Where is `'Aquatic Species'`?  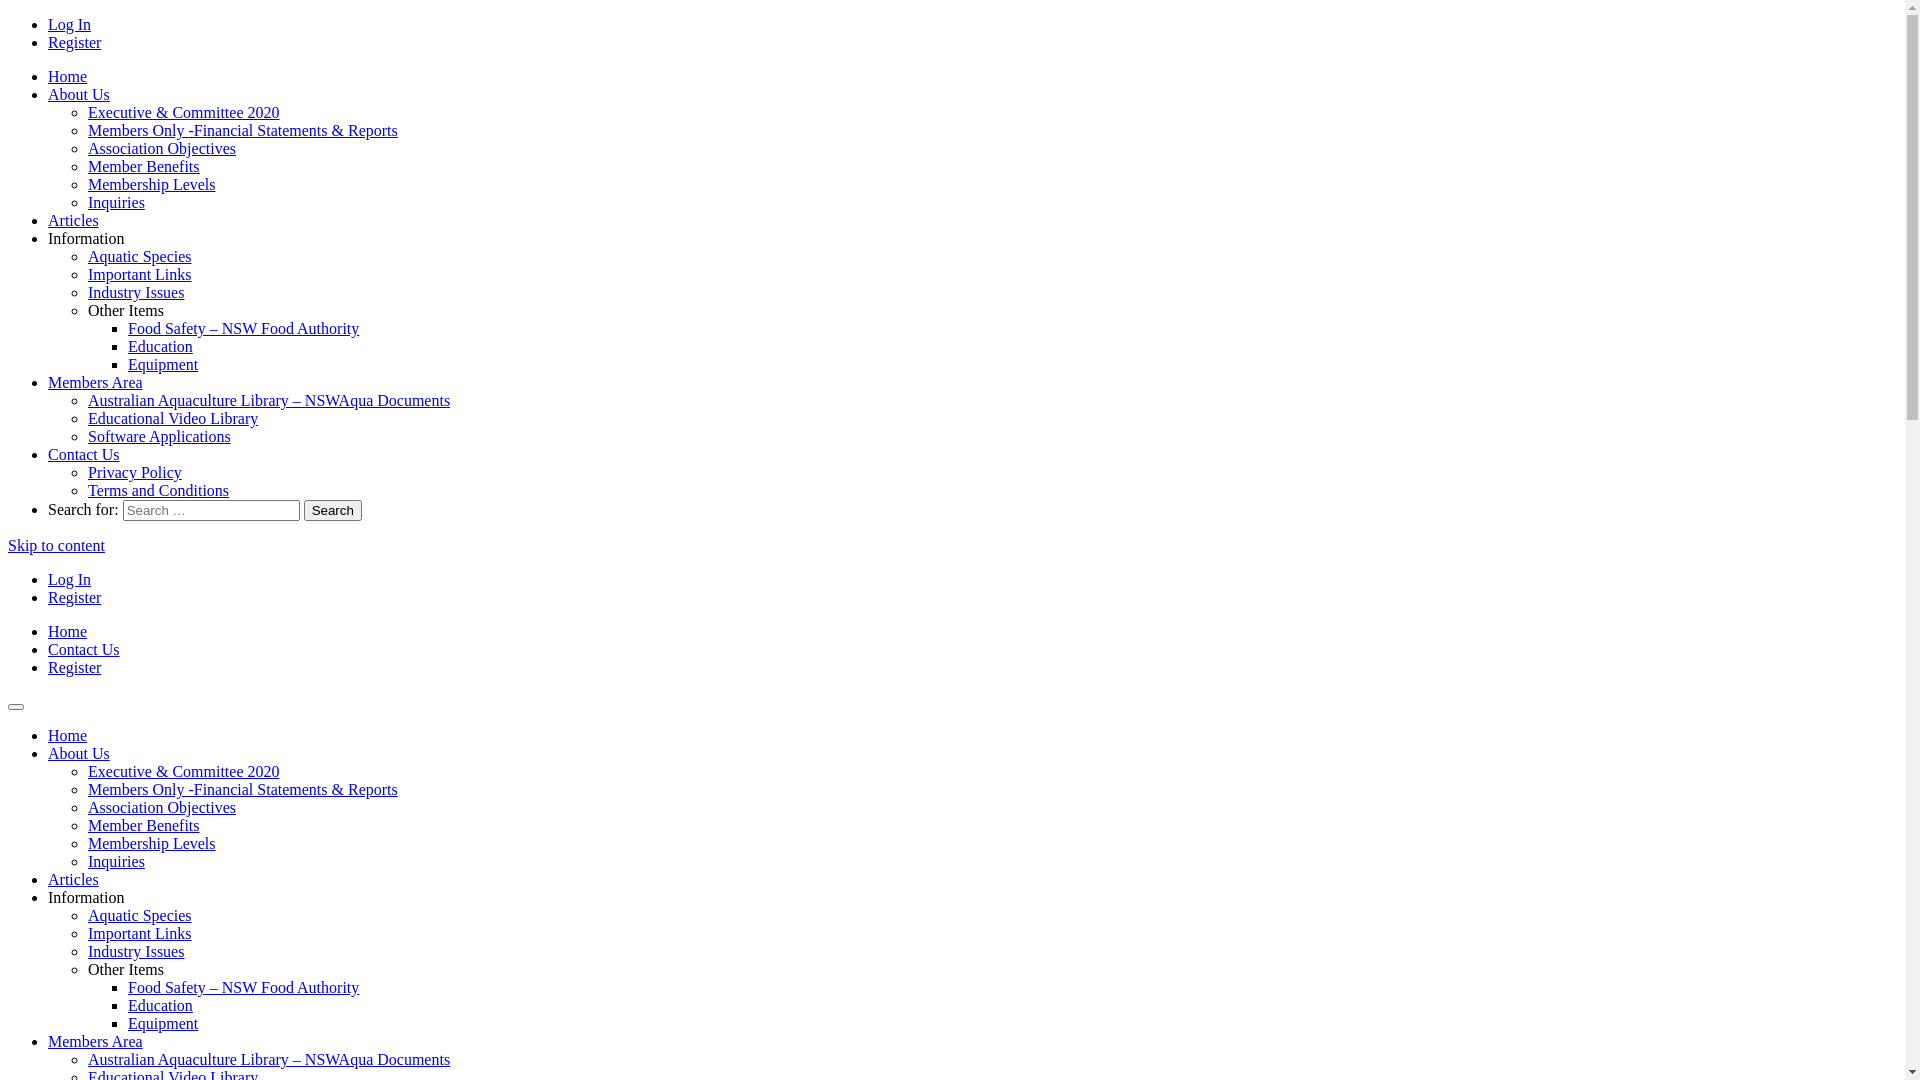
'Aquatic Species' is located at coordinates (138, 915).